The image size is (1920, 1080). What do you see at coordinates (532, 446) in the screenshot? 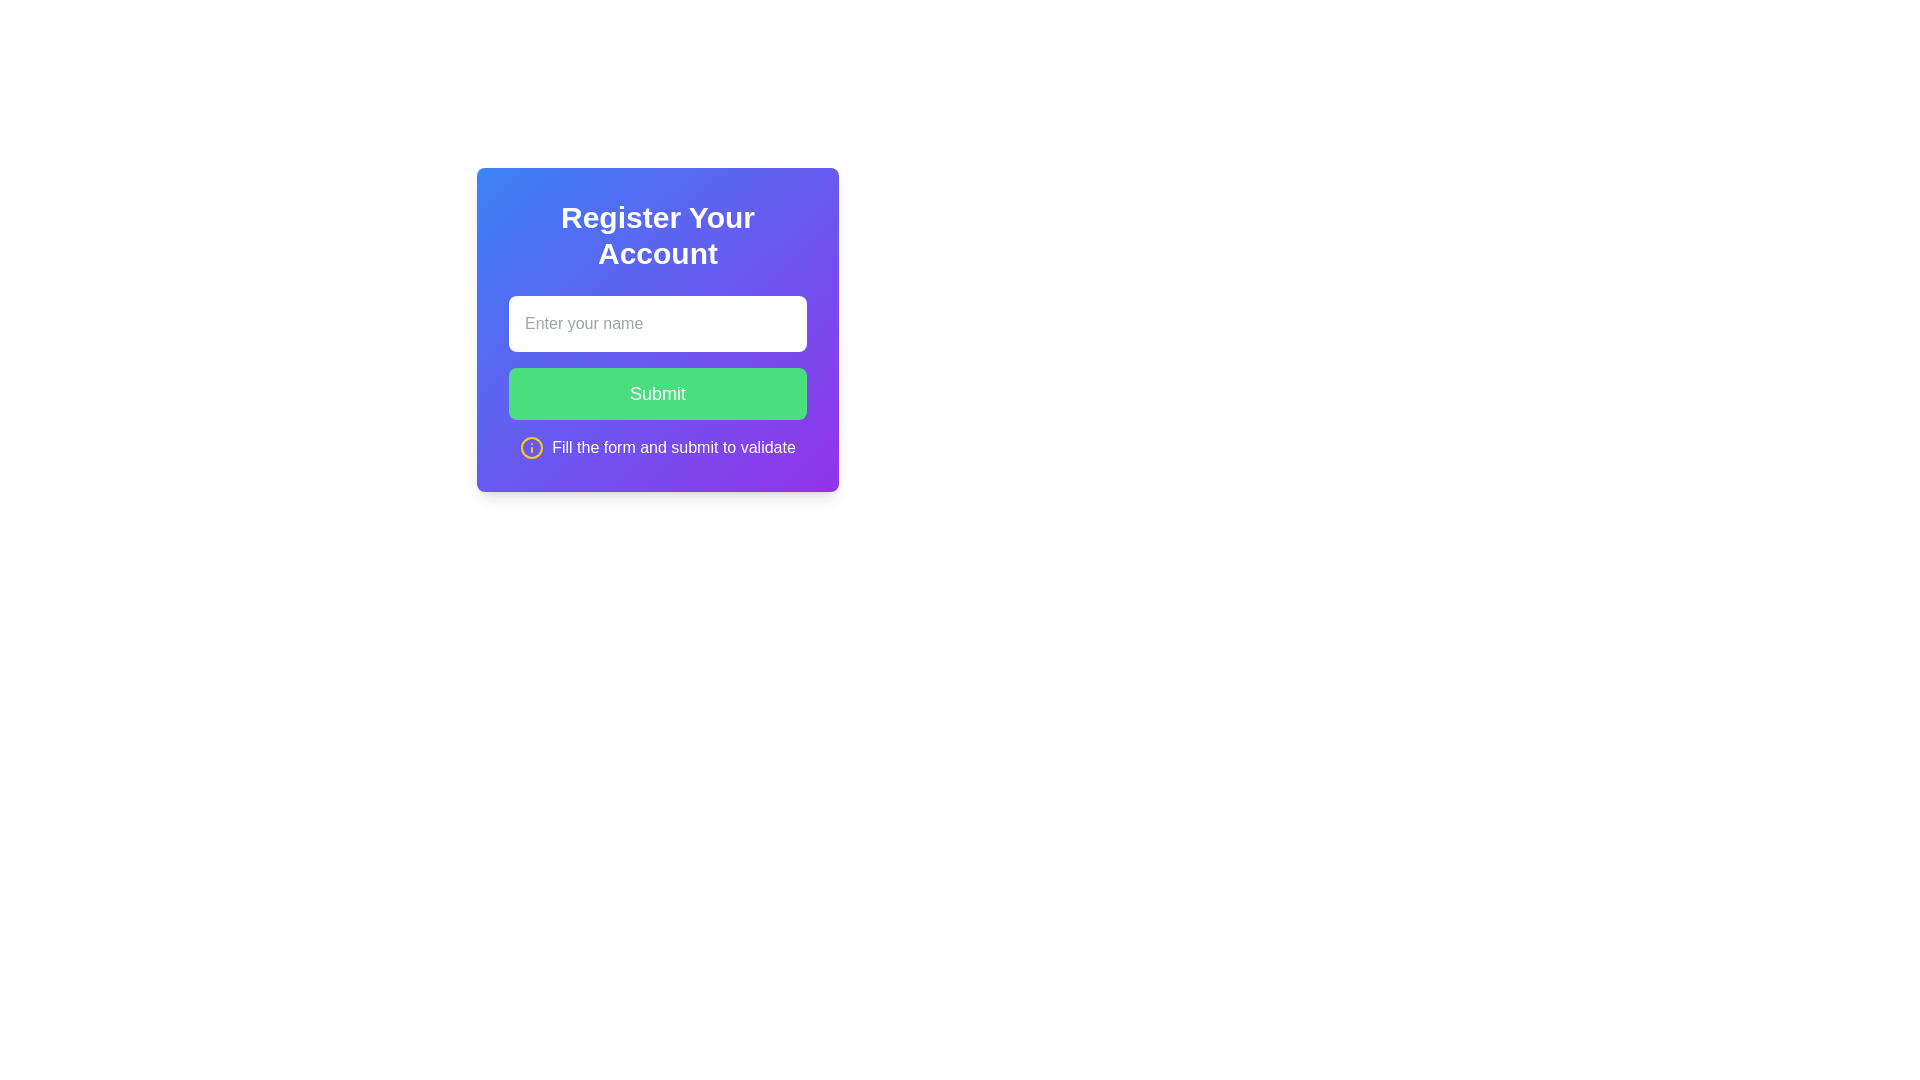
I see `the informational icon located to the far left within the content area below the 'Submit' button, immediately to the left of the text 'Fill the form and submit to validate', for accessibility purposes` at bounding box center [532, 446].